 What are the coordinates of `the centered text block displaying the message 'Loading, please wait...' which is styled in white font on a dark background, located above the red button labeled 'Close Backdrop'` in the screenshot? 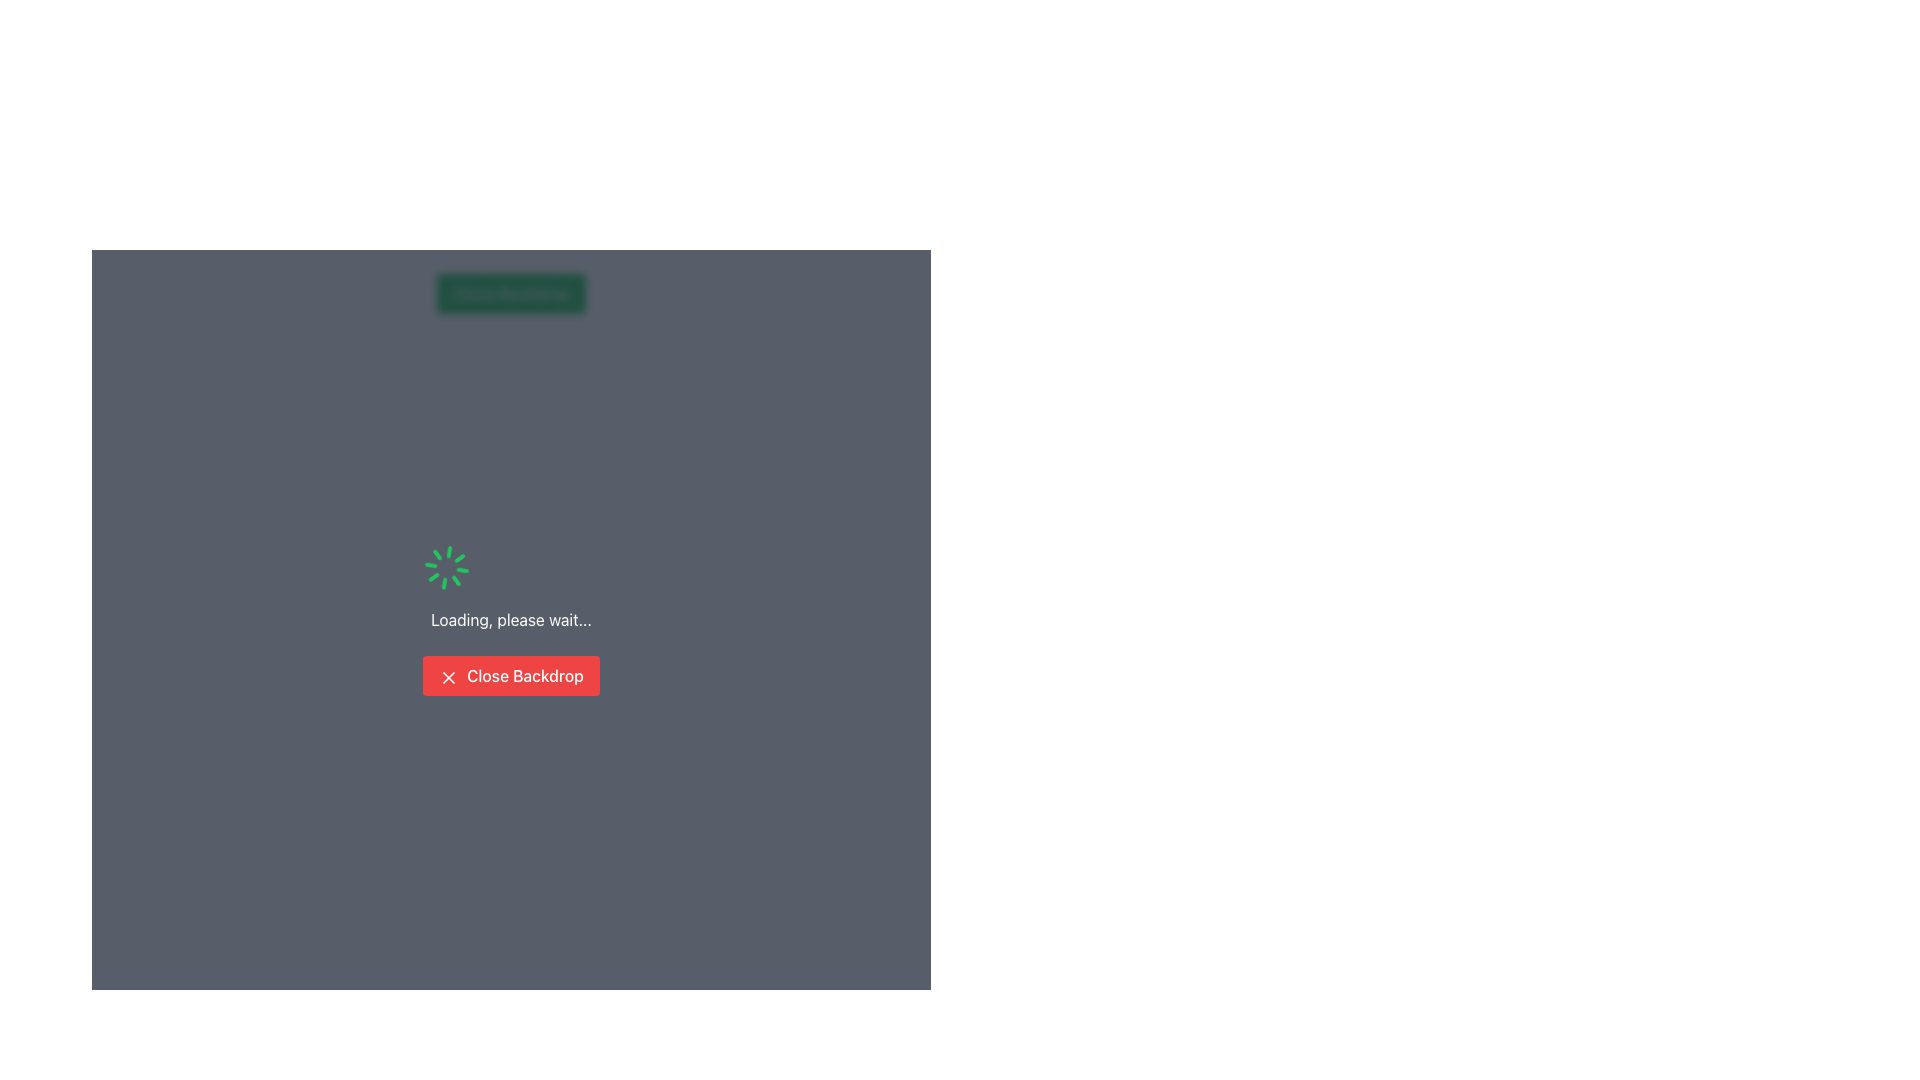 It's located at (511, 619).